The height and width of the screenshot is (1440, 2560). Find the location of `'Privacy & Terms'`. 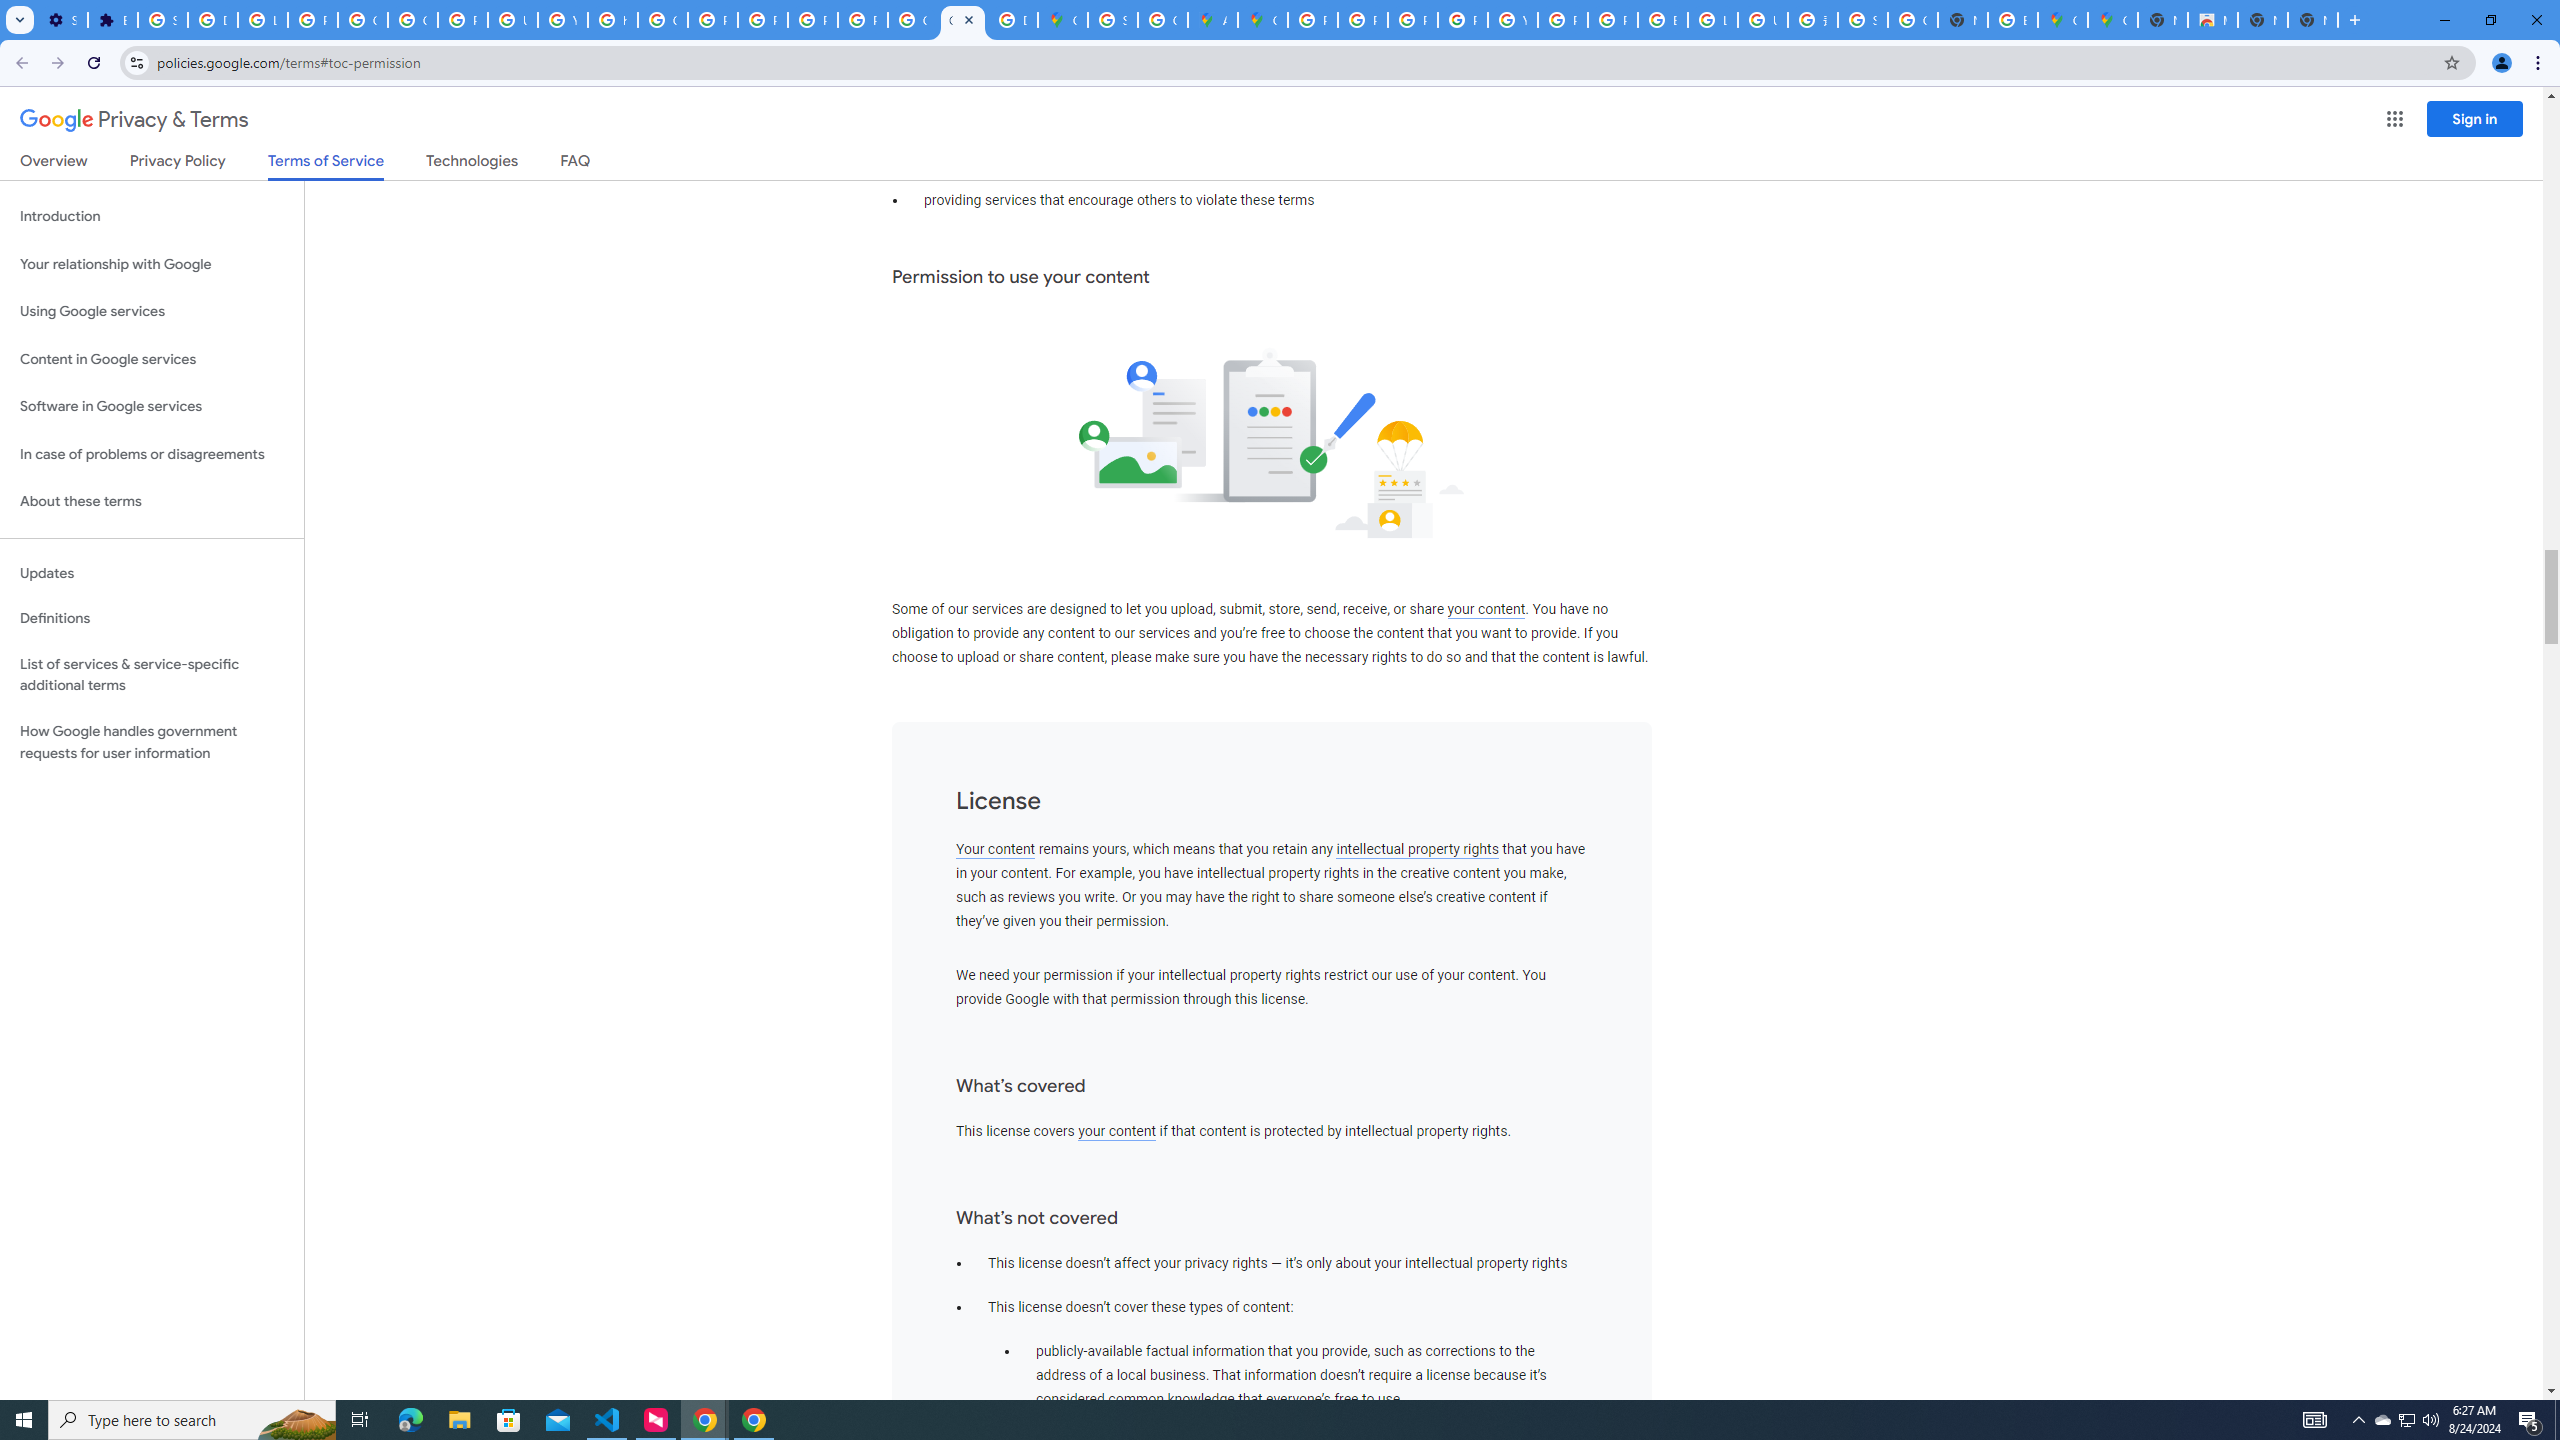

'Privacy & Terms' is located at coordinates (134, 119).